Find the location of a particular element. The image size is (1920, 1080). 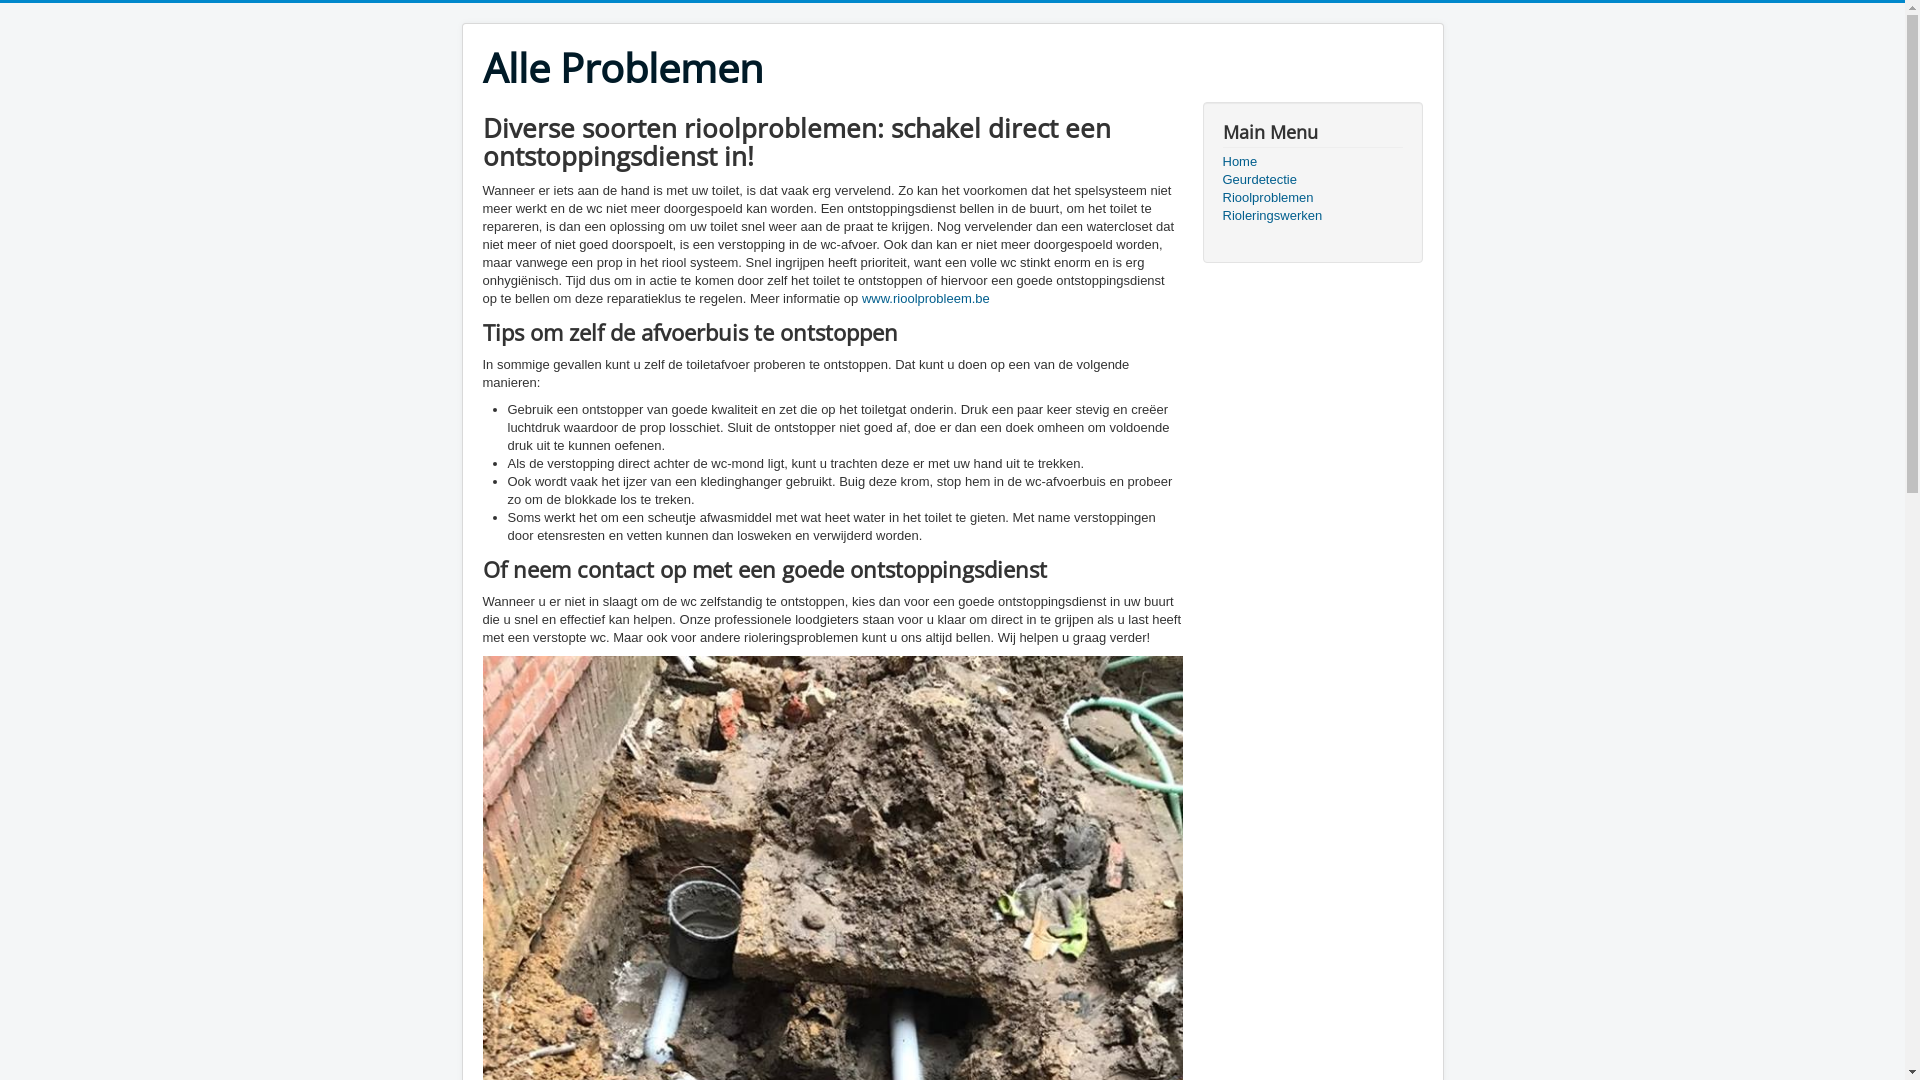

'Geurdetectie' is located at coordinates (1311, 180).